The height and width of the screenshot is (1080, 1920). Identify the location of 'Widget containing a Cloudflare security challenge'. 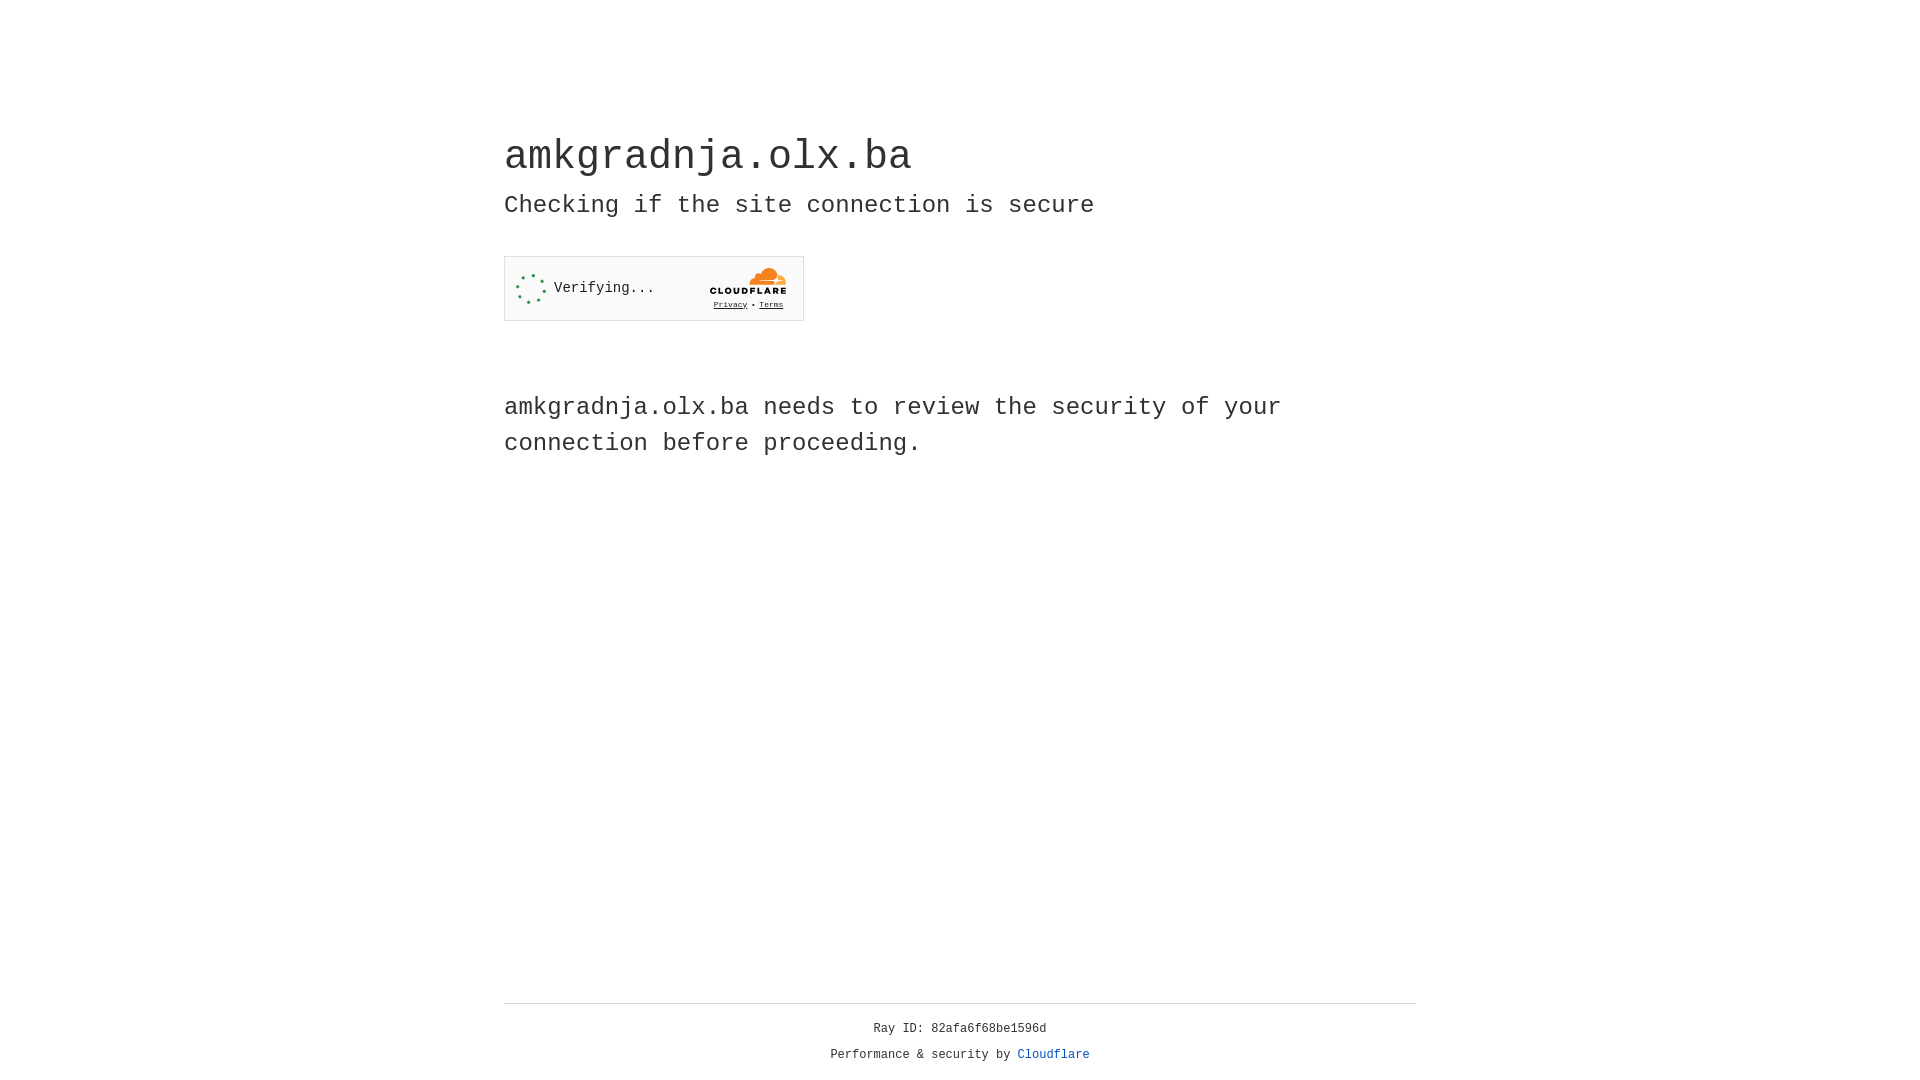
(653, 288).